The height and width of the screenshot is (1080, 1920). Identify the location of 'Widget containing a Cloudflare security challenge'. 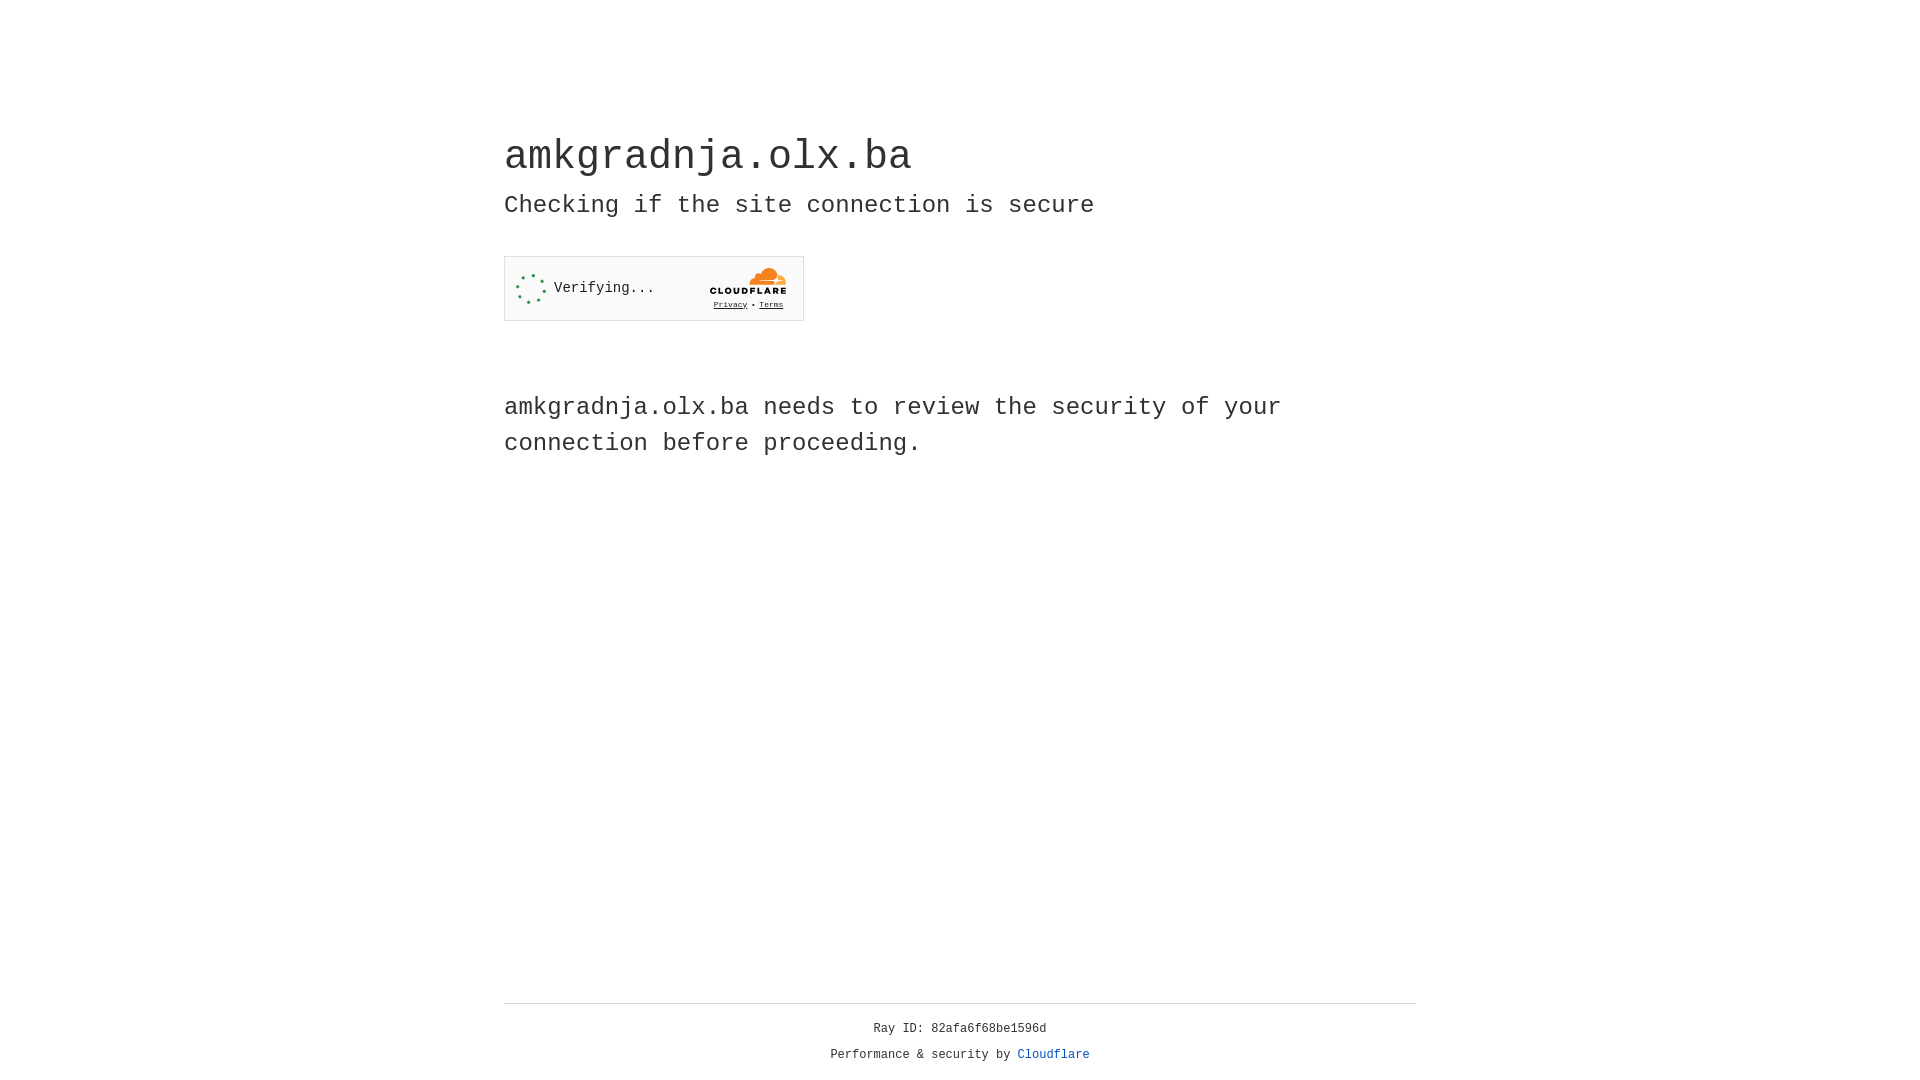
(653, 288).